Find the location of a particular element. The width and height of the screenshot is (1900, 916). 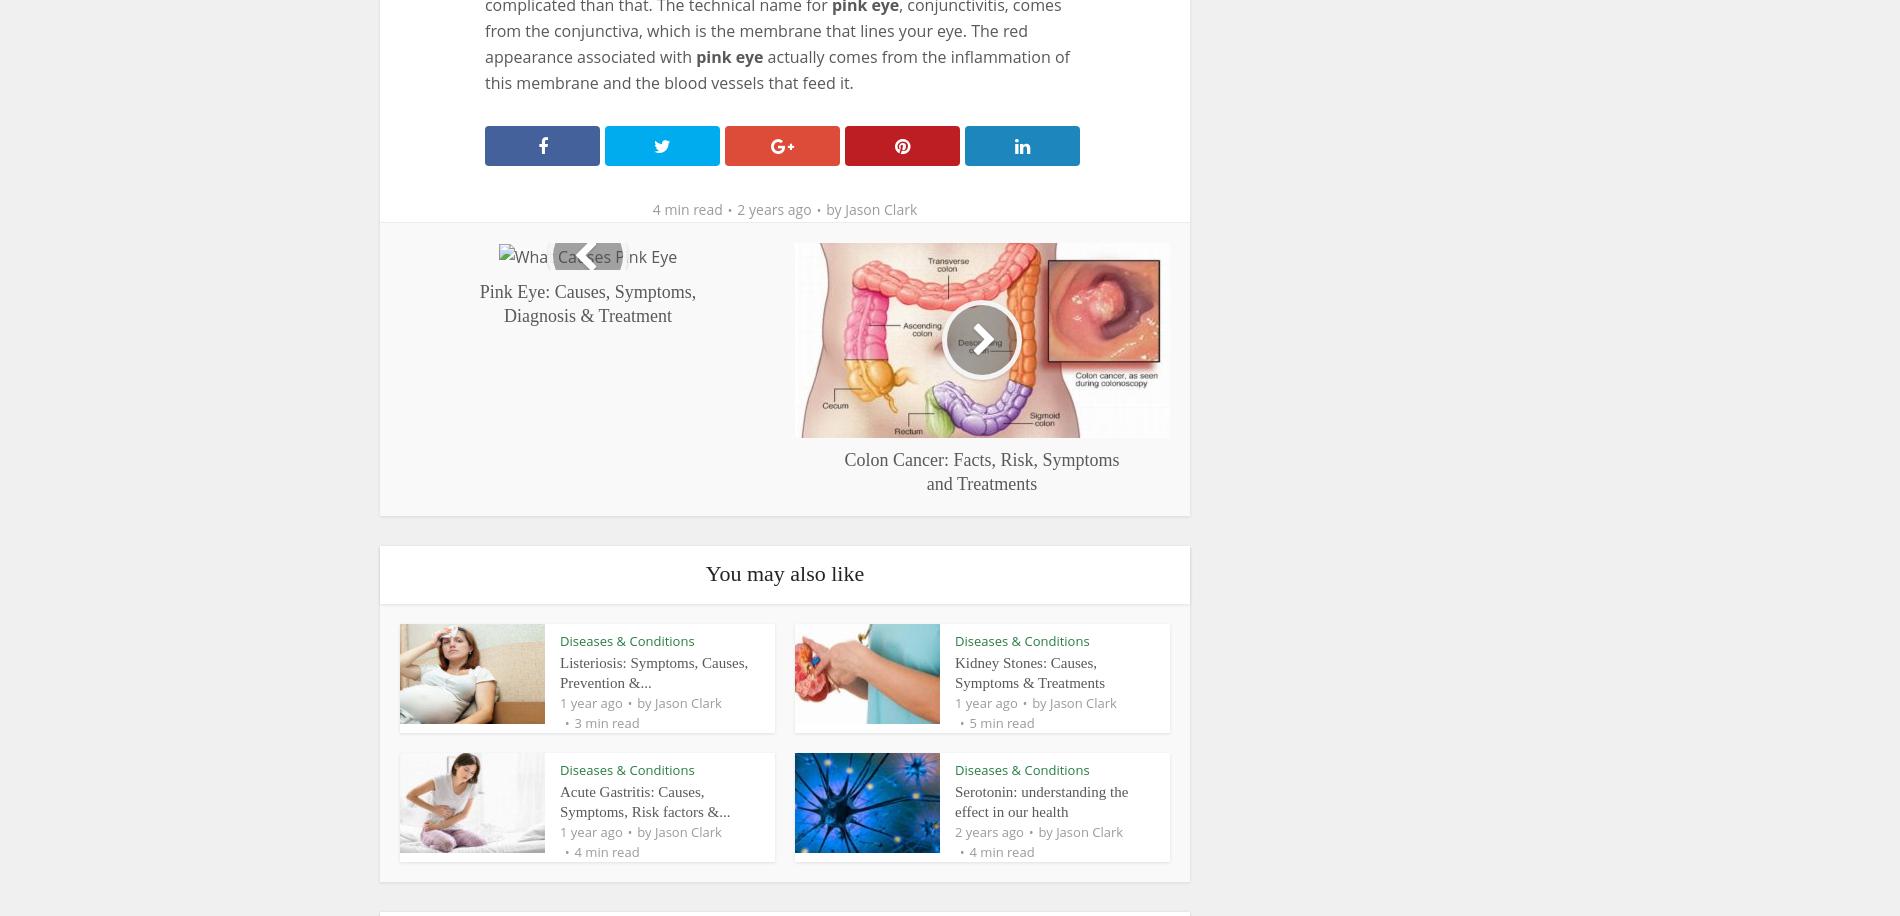

'3 min read' is located at coordinates (606, 721).